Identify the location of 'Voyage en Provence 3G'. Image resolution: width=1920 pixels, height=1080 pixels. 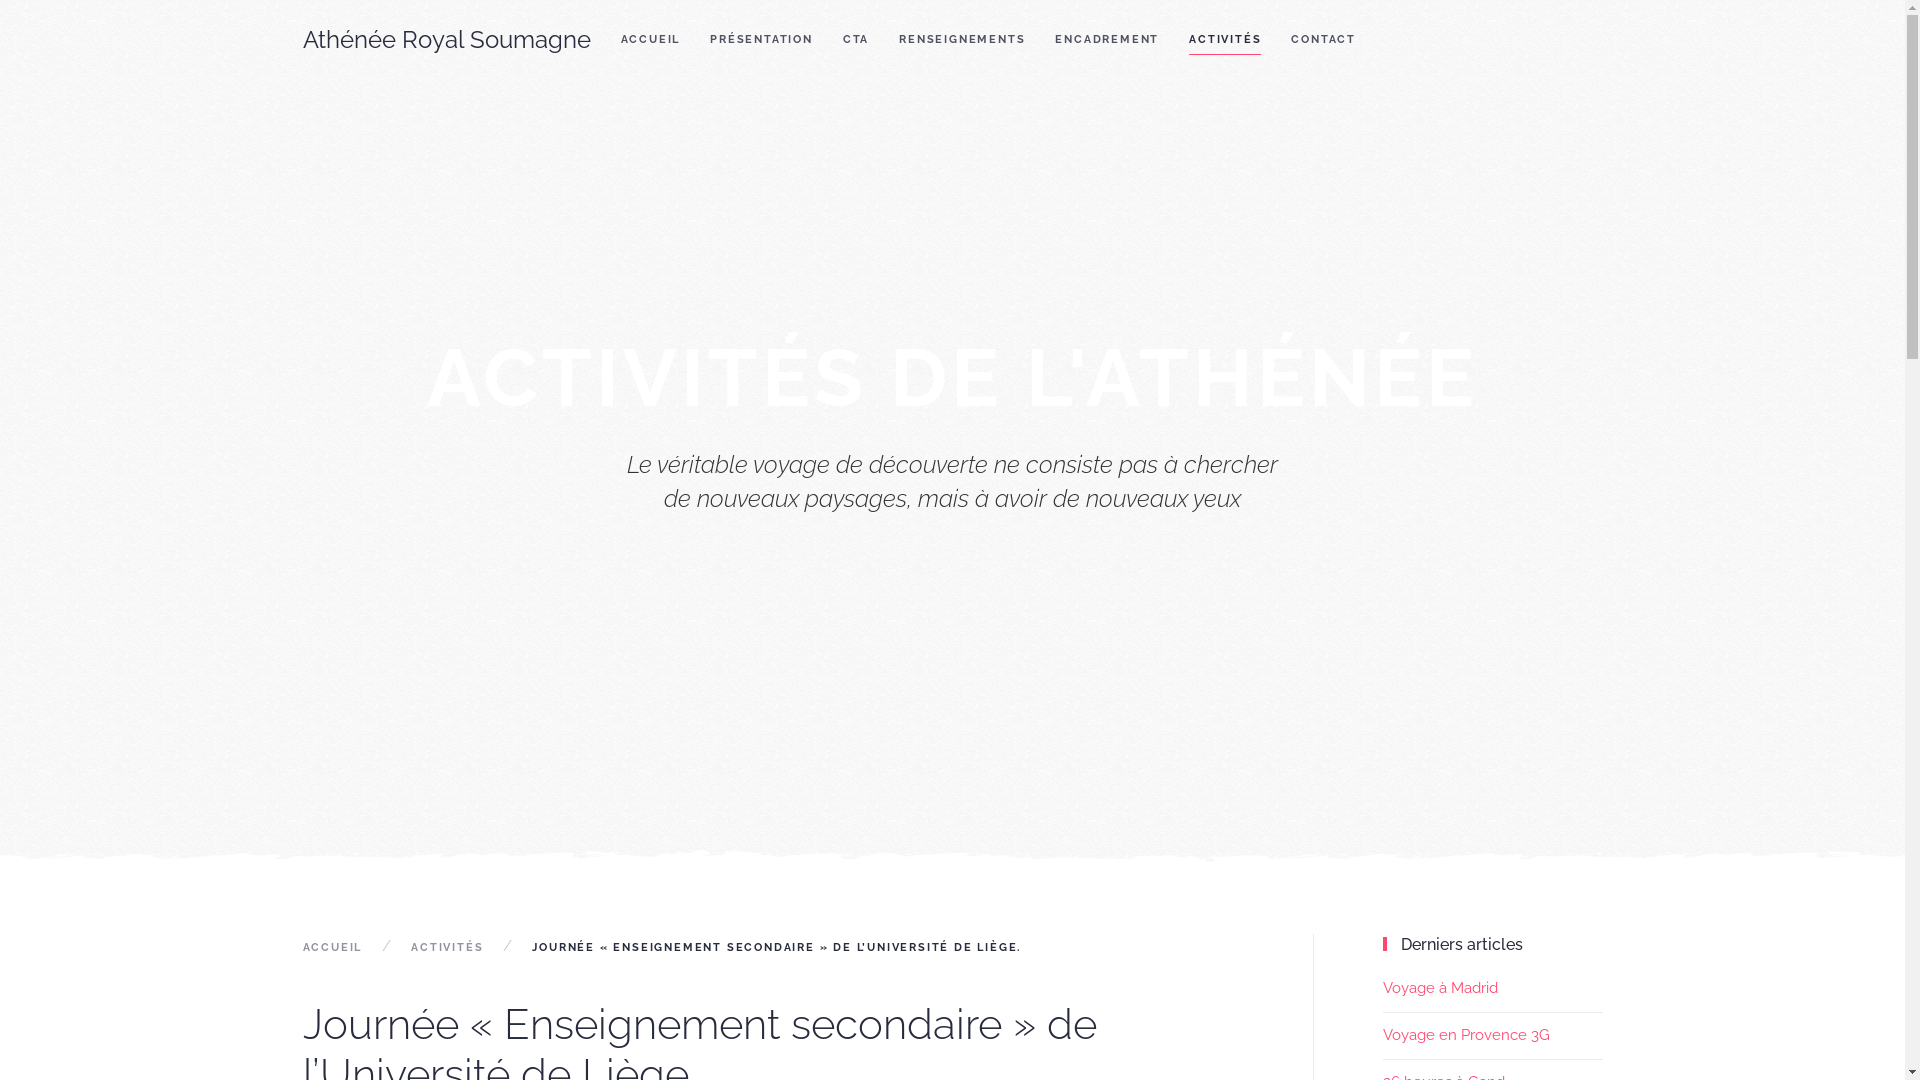
(1381, 1034).